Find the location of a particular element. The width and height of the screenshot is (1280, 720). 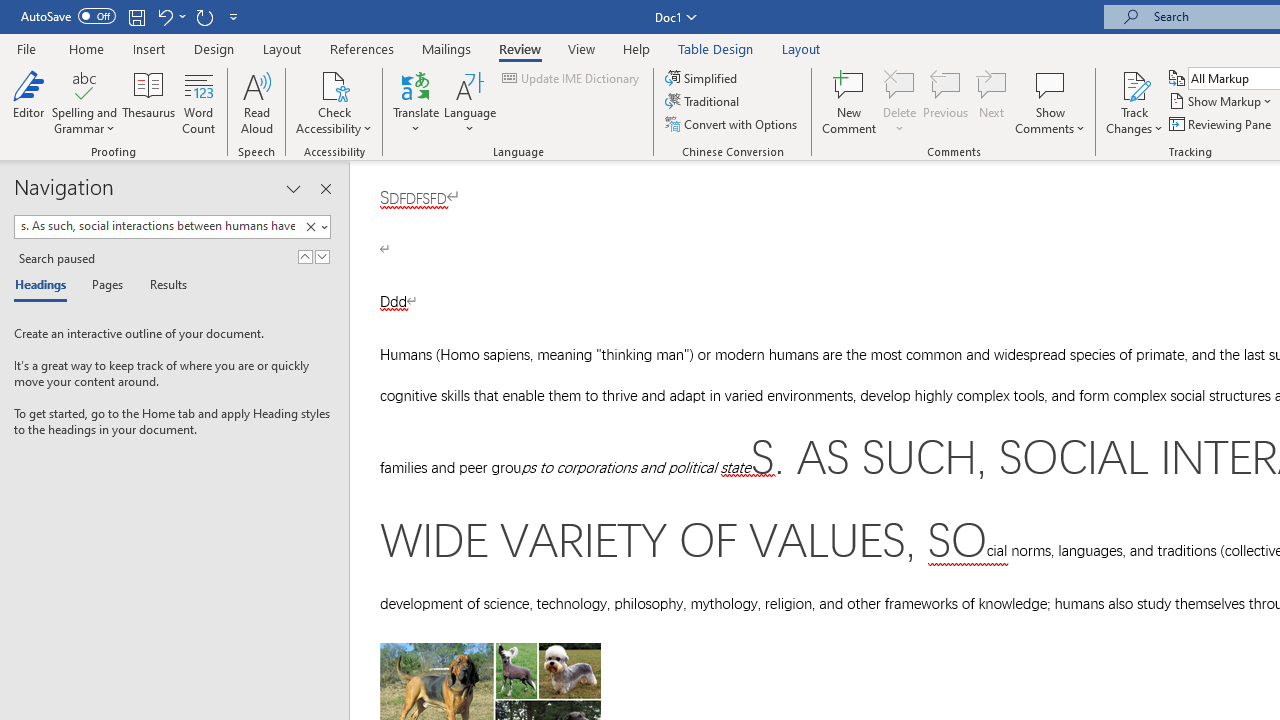

'Check Accessibility' is located at coordinates (334, 103).